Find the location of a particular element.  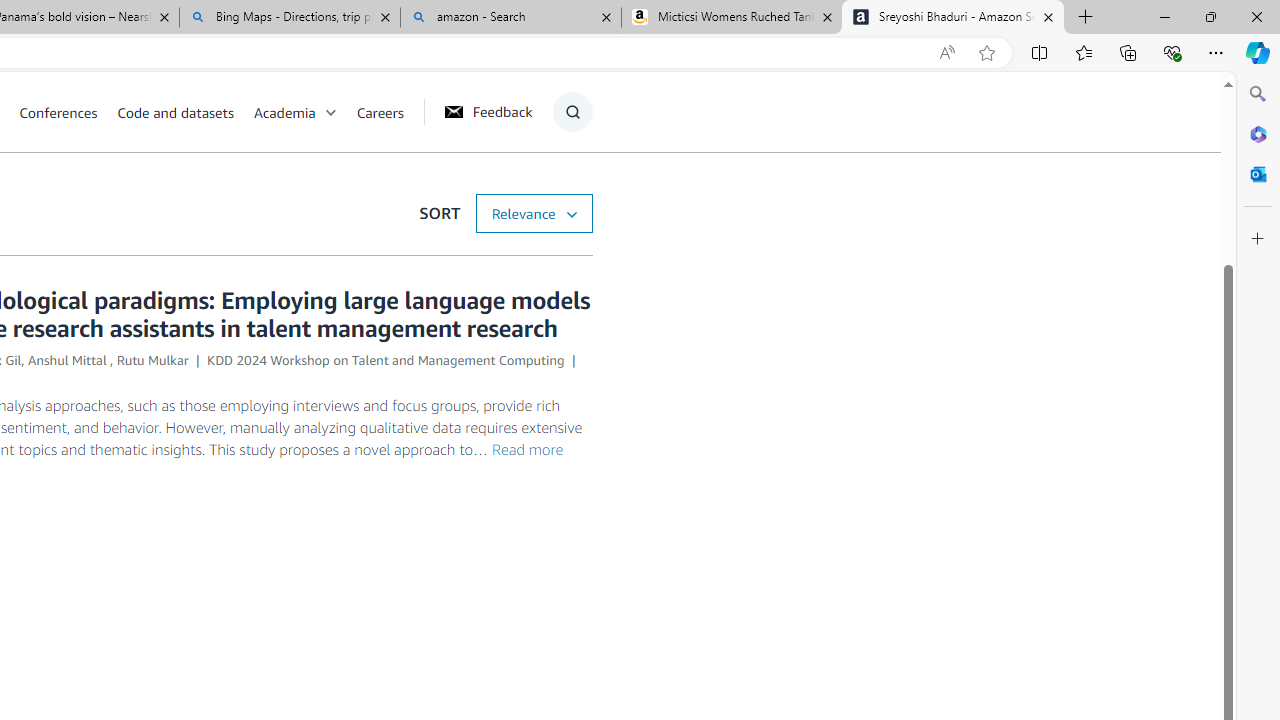

'Sreyoshi Bhaduri - Amazon Science' is located at coordinates (952, 17).